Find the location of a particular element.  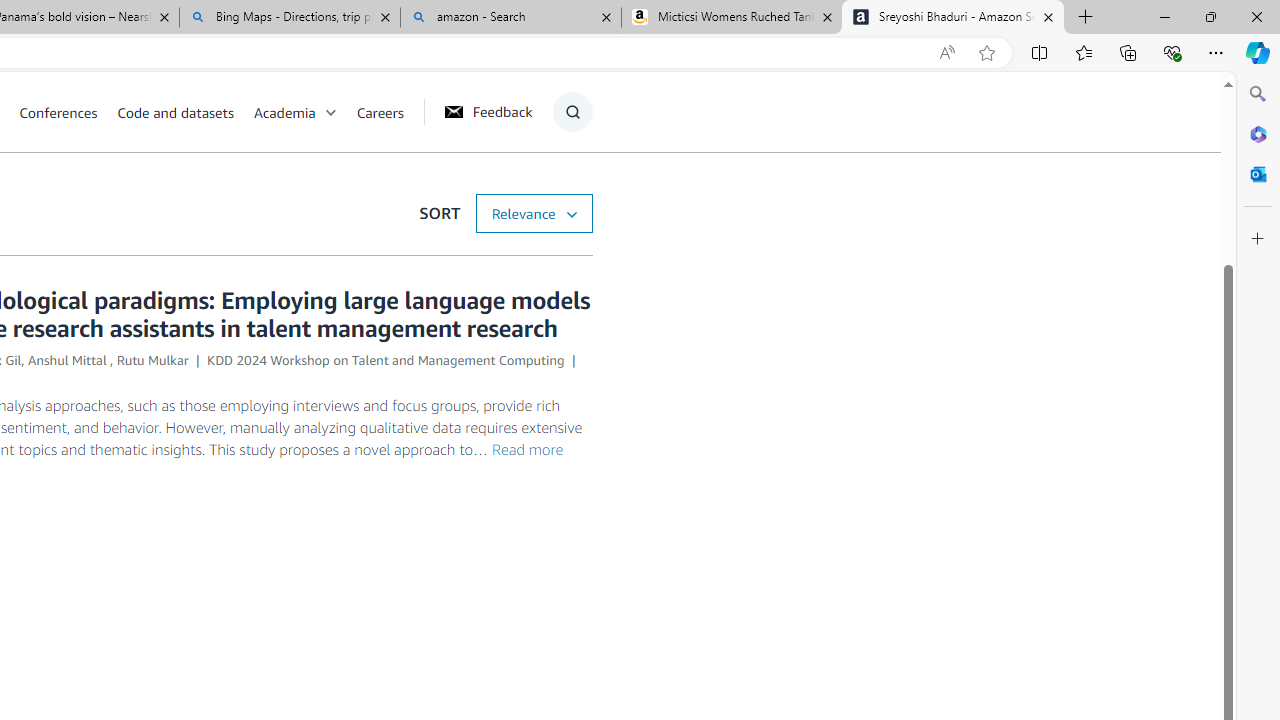

'Sreyoshi Bhaduri - Amazon Science' is located at coordinates (952, 17).